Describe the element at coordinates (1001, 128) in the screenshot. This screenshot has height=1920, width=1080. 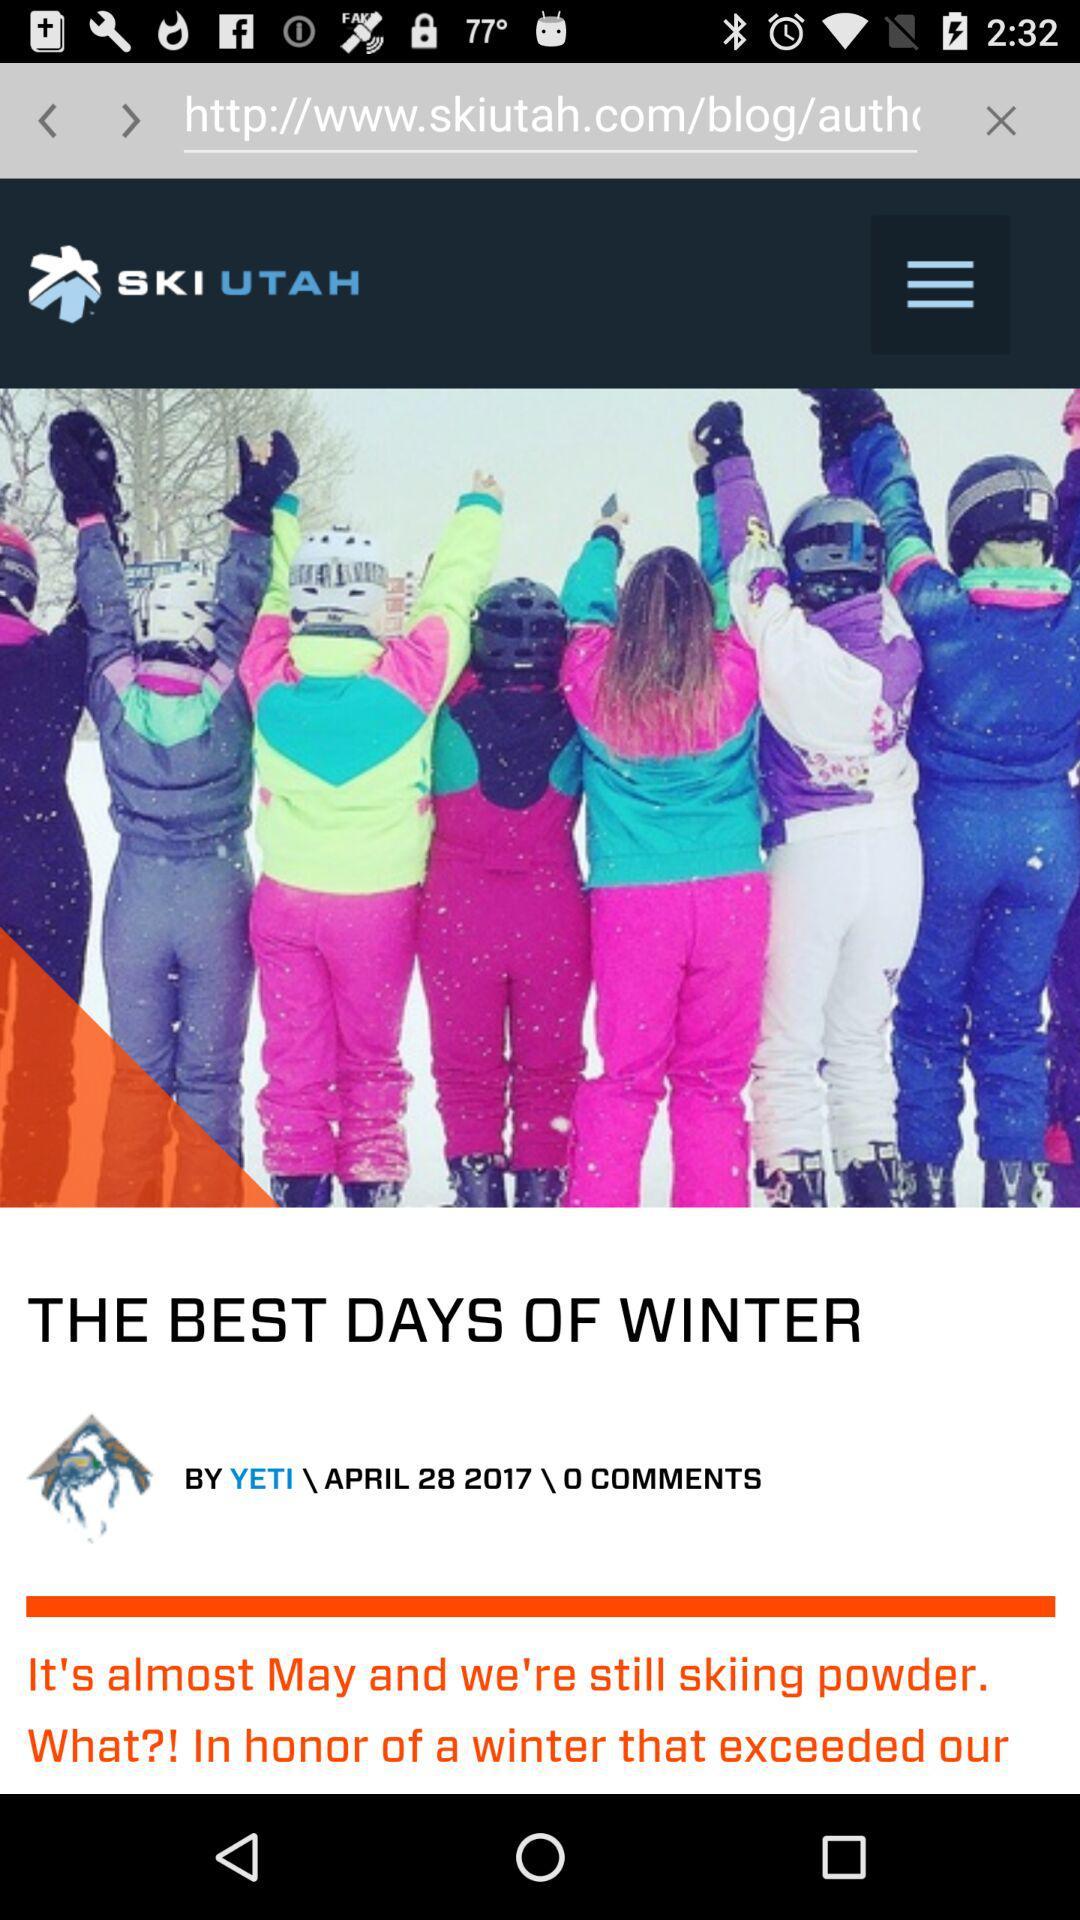
I see `the close icon` at that location.